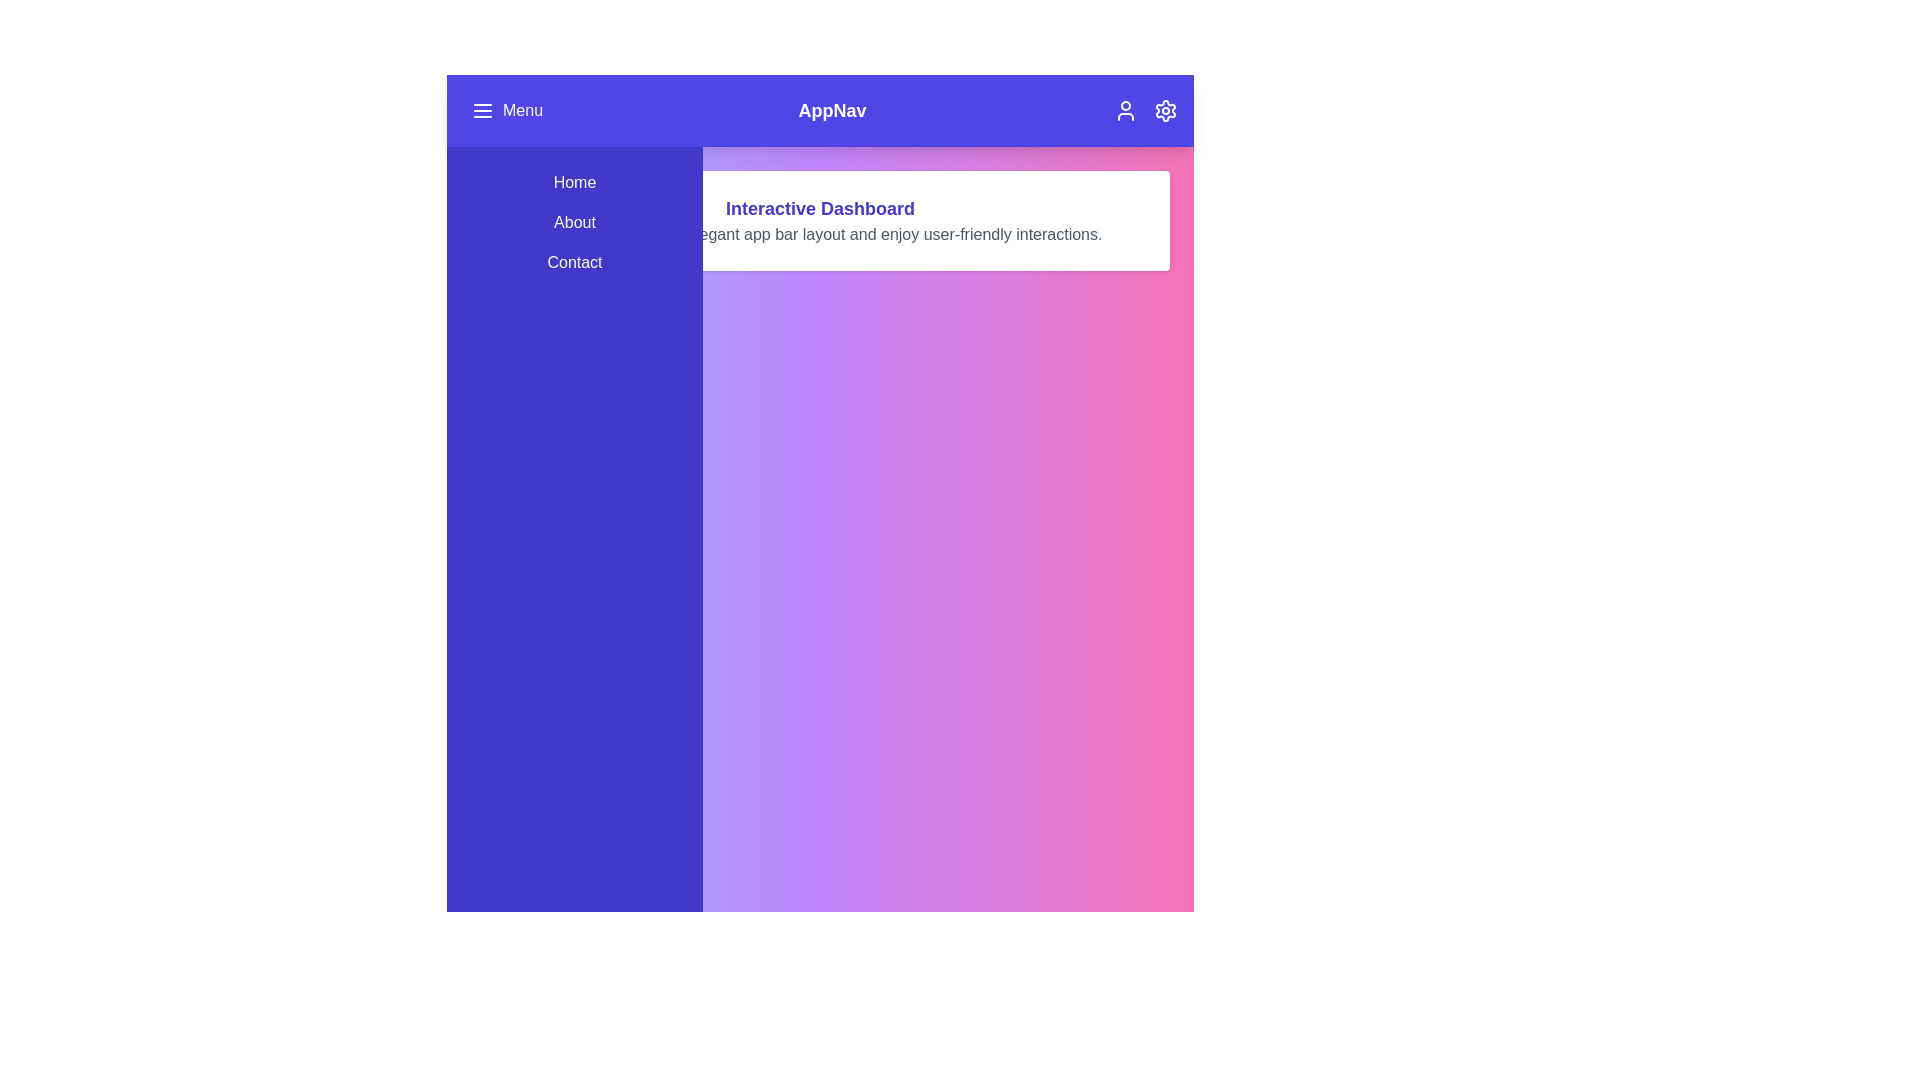 This screenshot has width=1920, height=1080. What do you see at coordinates (574, 182) in the screenshot?
I see `the menu item Home` at bounding box center [574, 182].